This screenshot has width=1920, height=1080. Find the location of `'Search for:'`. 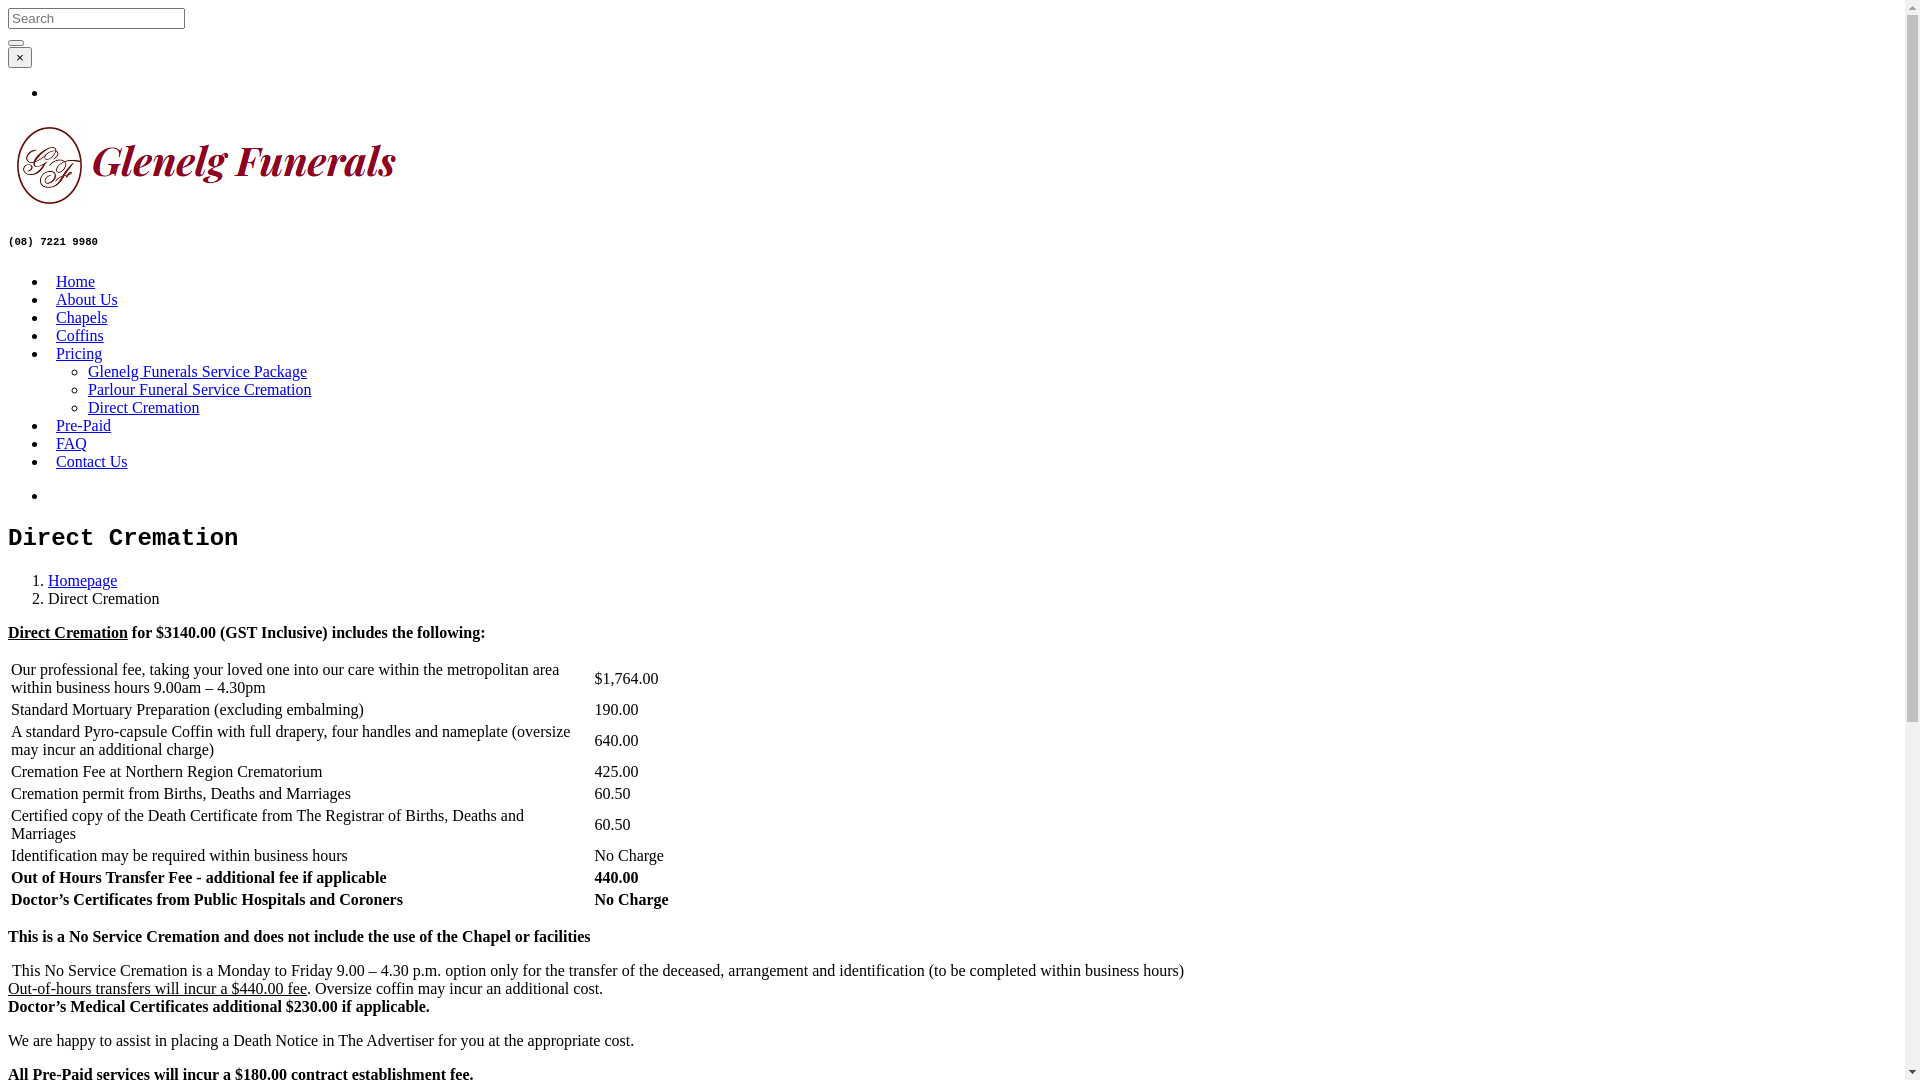

'Search for:' is located at coordinates (8, 18).